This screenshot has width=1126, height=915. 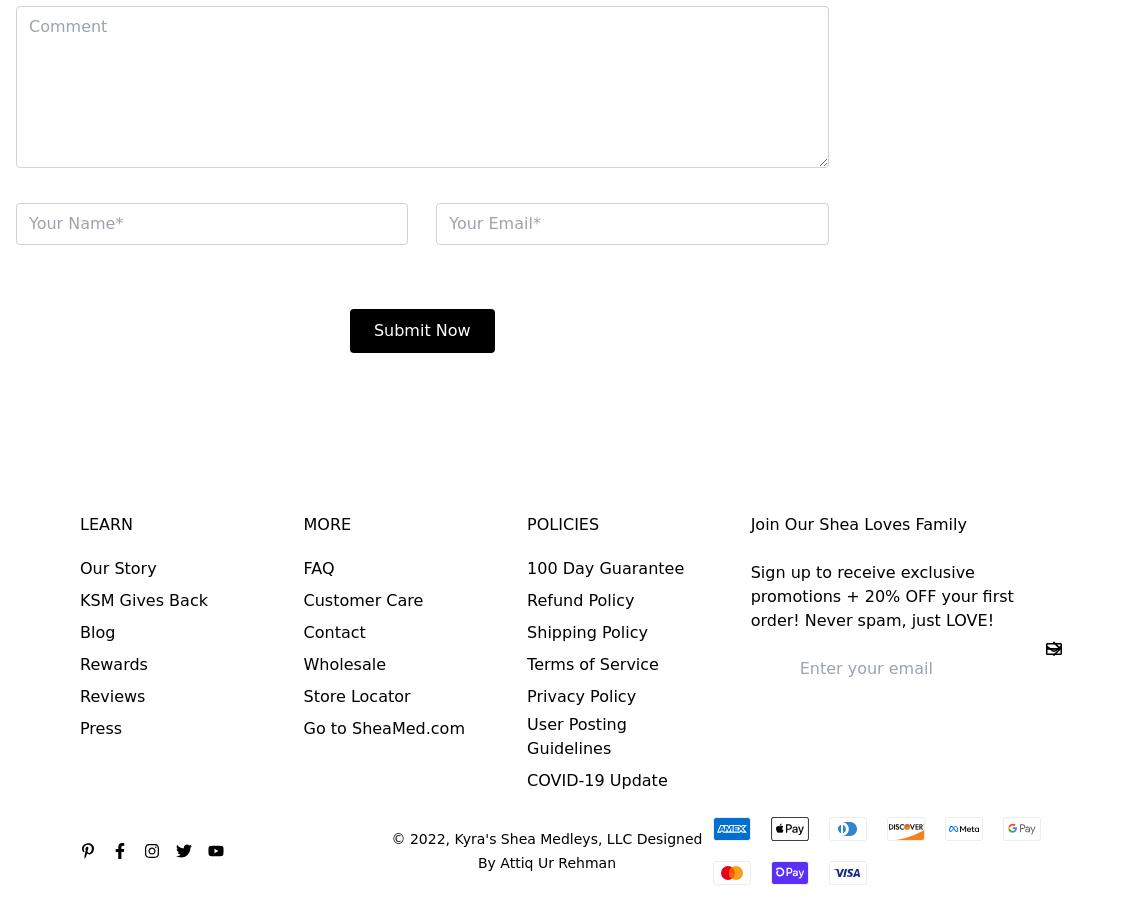 What do you see at coordinates (118, 567) in the screenshot?
I see `'Our Story'` at bounding box center [118, 567].